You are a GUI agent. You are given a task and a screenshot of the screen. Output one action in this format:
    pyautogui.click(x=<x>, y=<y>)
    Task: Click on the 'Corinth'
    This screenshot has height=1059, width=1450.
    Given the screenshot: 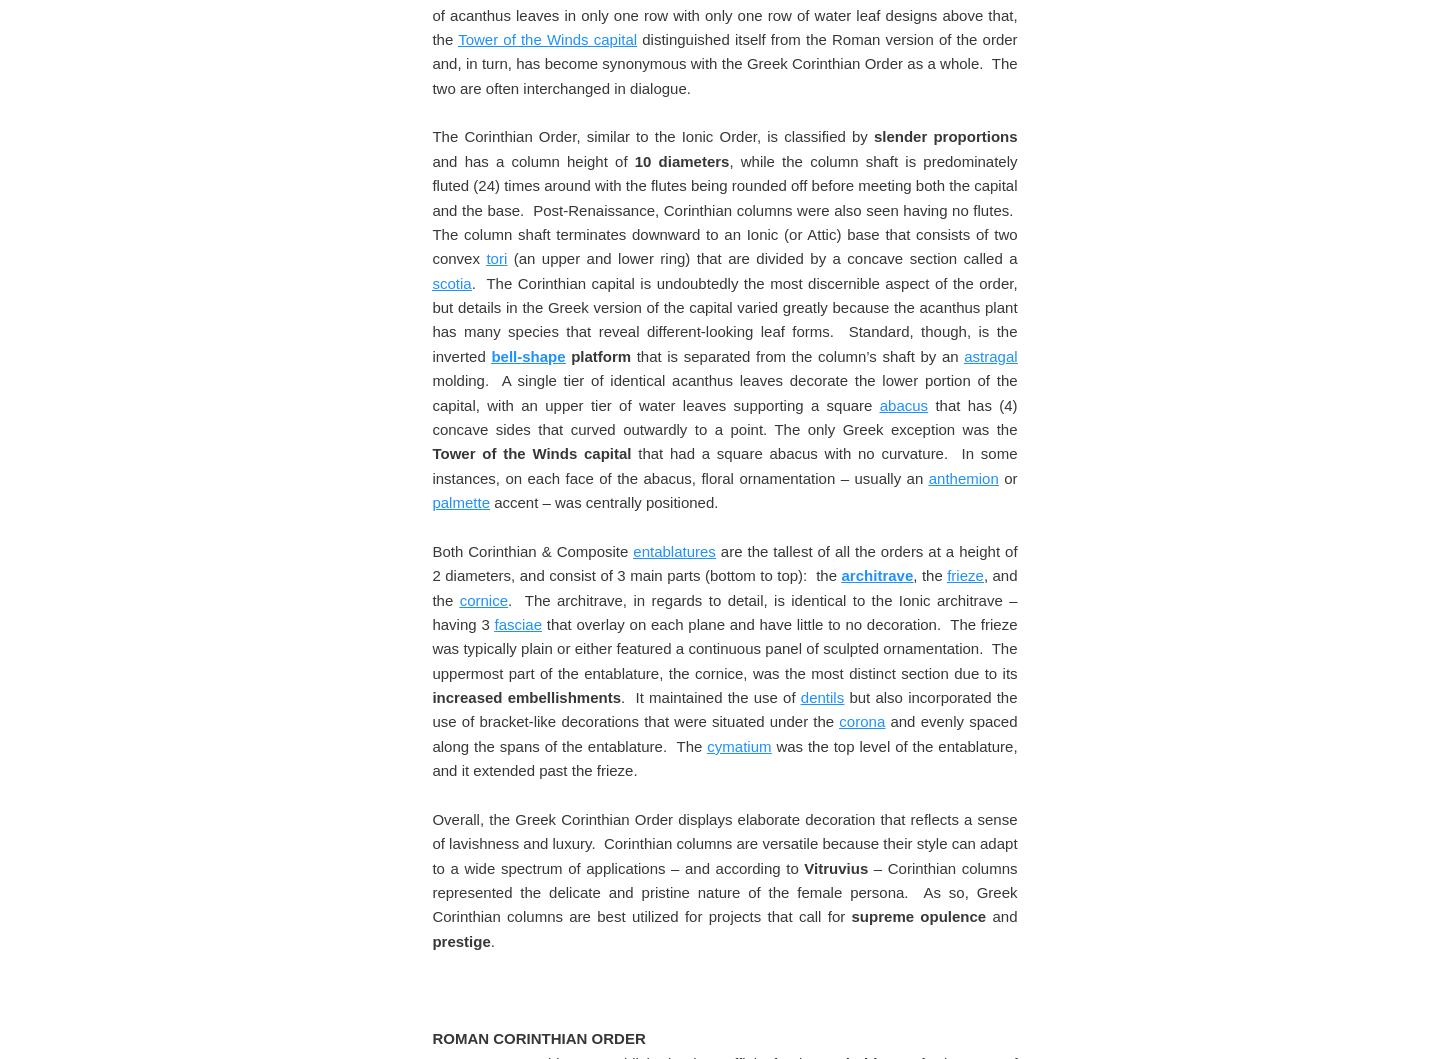 What is the action you would take?
    pyautogui.click(x=755, y=50)
    